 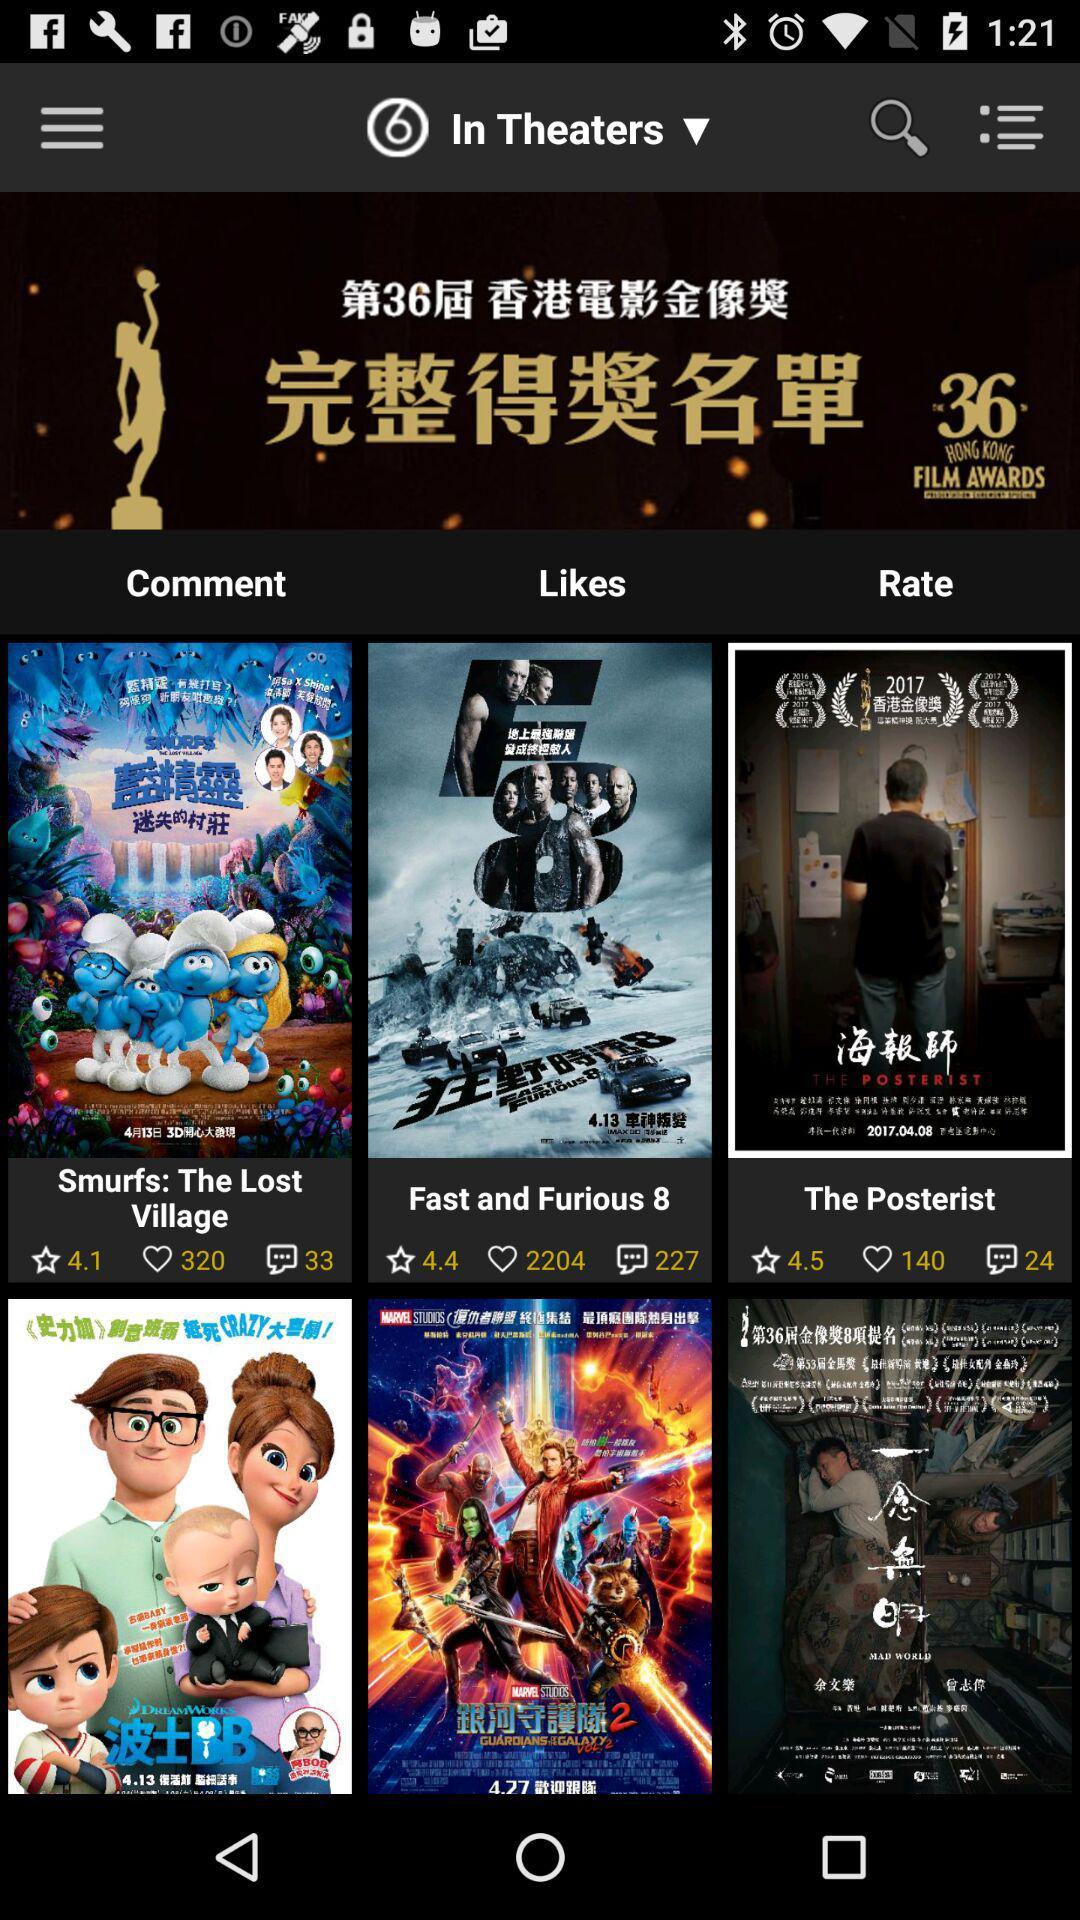 I want to click on more options button to the top left side, so click(x=72, y=127).